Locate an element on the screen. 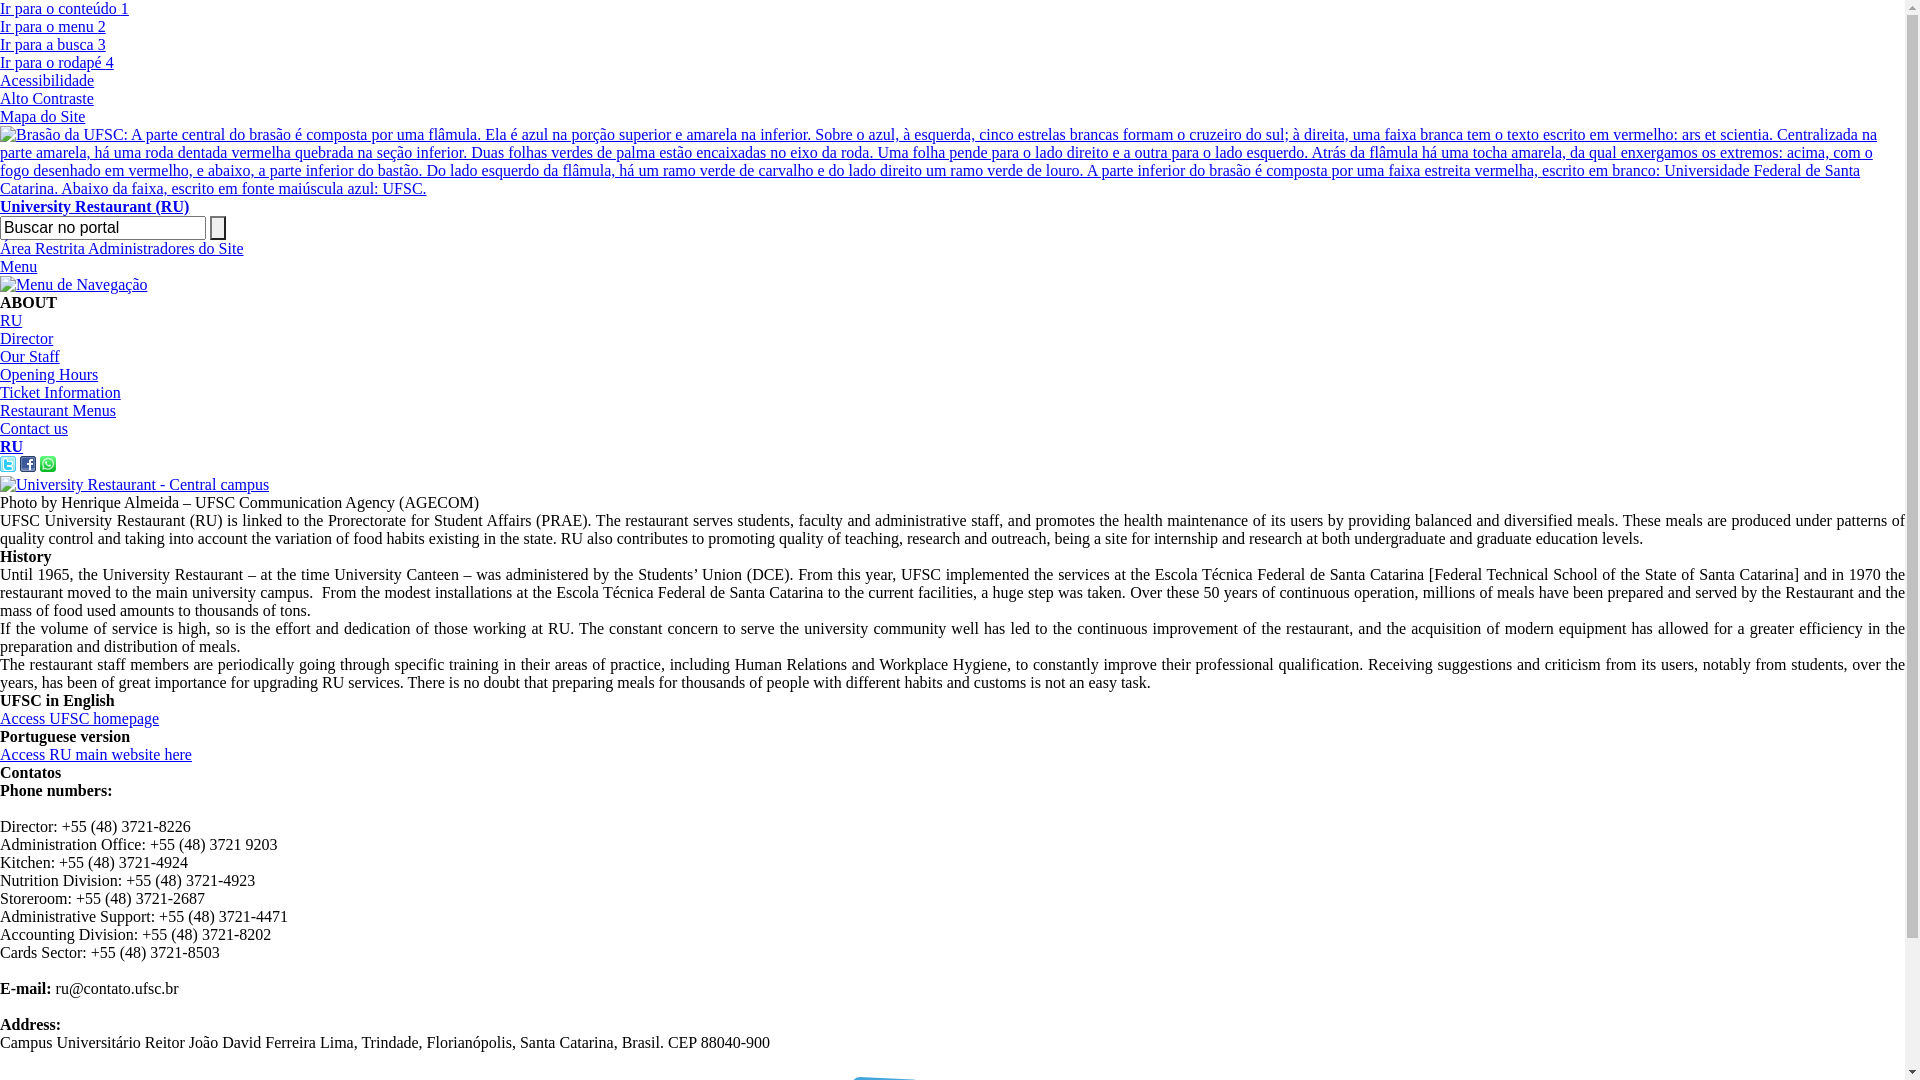  'Acessibilidade' is located at coordinates (47, 79).